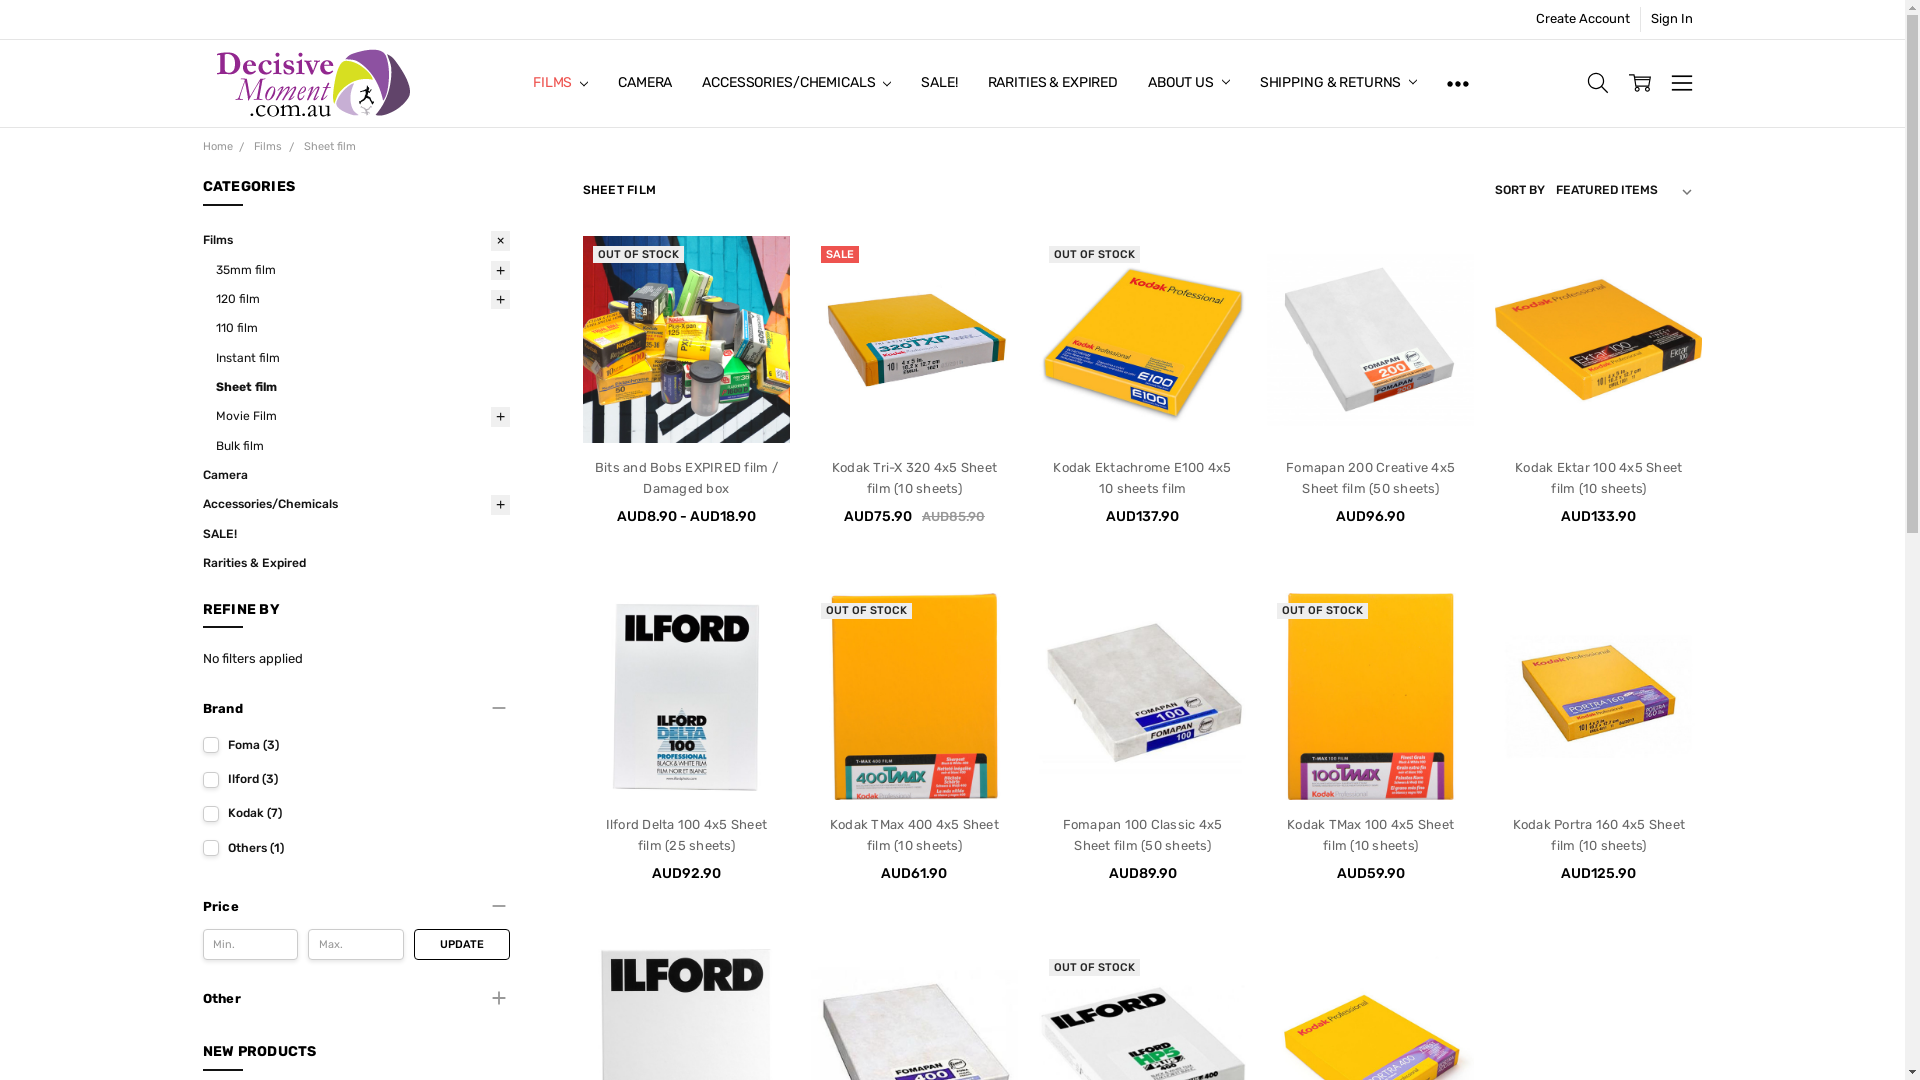 This screenshot has width=1920, height=1080. Describe the element at coordinates (363, 270) in the screenshot. I see `'35mm film'` at that location.